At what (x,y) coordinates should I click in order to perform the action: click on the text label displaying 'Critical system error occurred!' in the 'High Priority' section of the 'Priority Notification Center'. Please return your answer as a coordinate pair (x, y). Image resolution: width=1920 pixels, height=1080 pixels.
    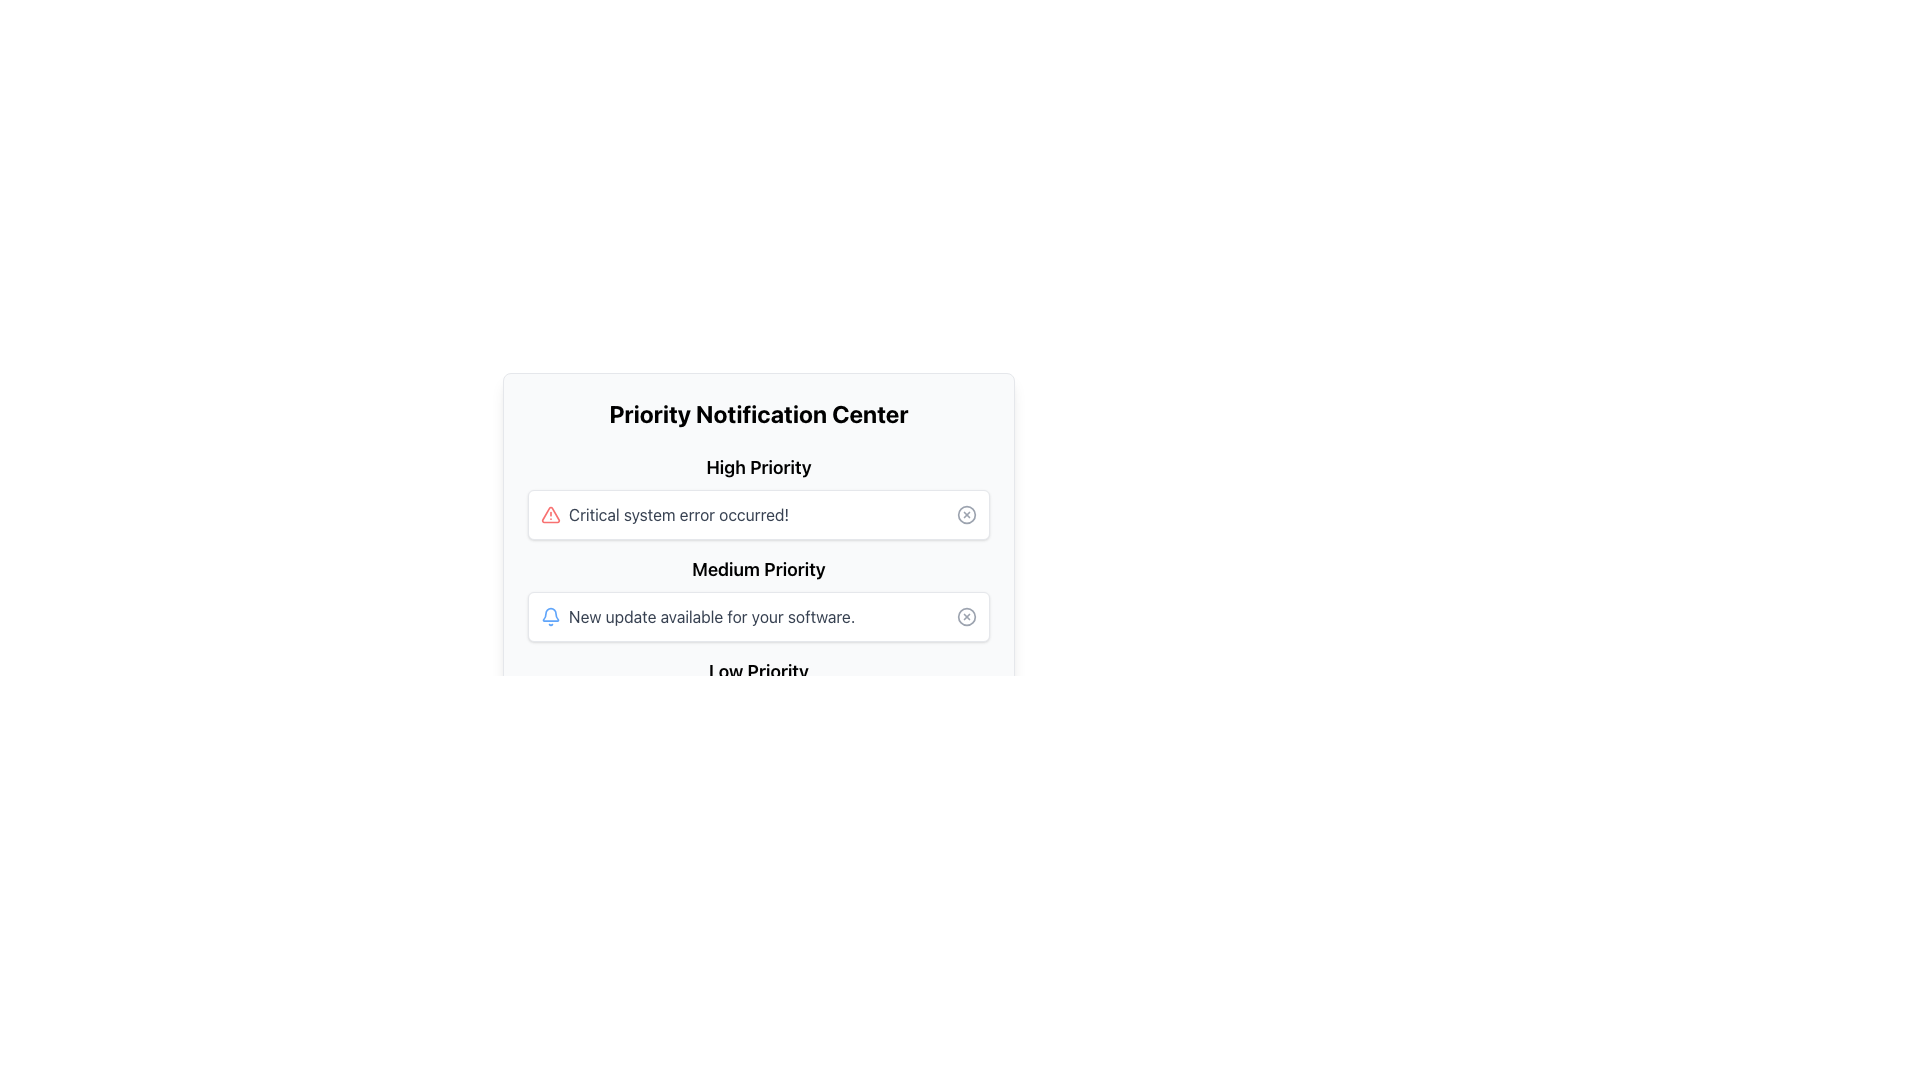
    Looking at the image, I should click on (679, 514).